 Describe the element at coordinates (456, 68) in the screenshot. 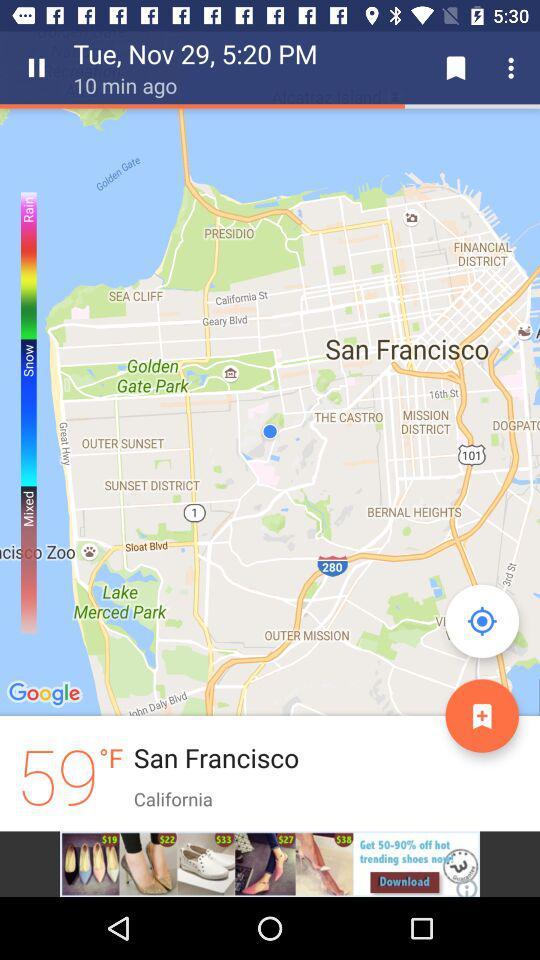

I see `the save icon` at that location.